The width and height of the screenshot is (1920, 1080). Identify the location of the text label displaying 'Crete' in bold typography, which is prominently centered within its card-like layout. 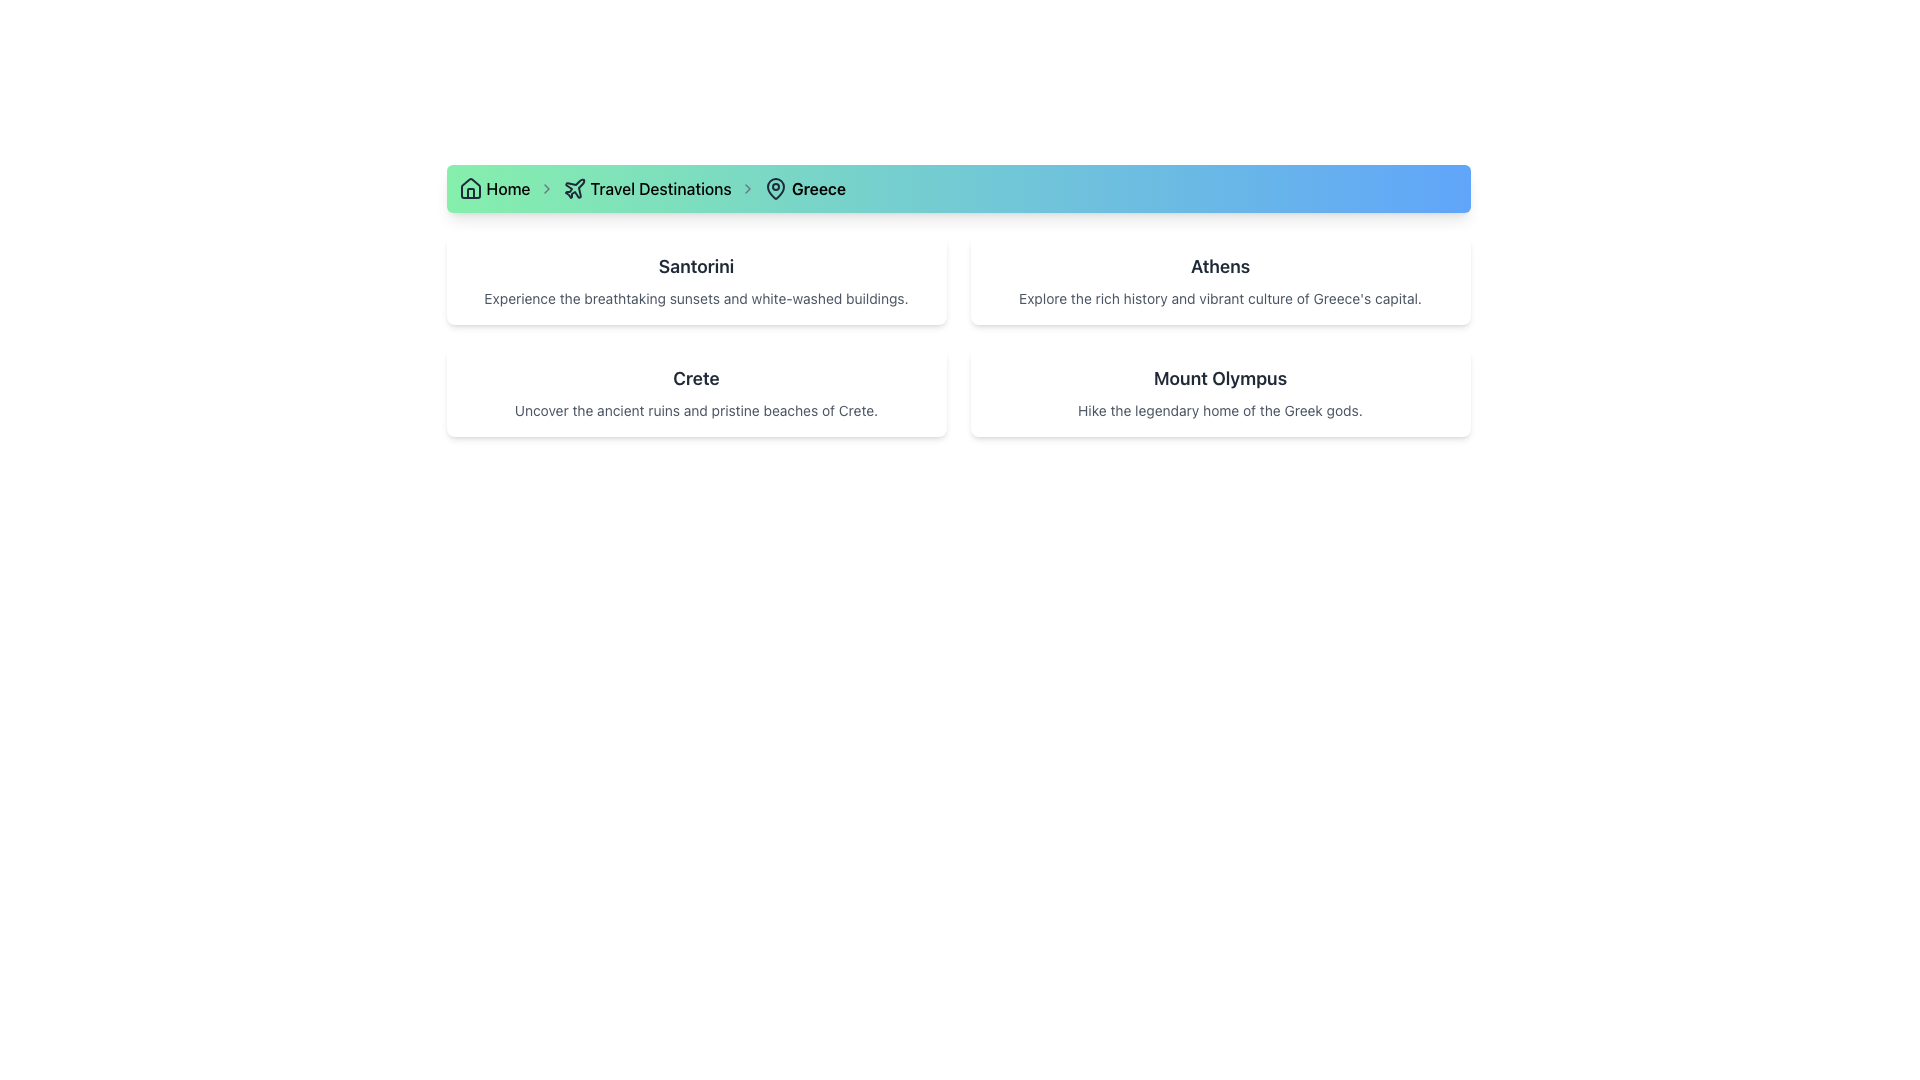
(696, 378).